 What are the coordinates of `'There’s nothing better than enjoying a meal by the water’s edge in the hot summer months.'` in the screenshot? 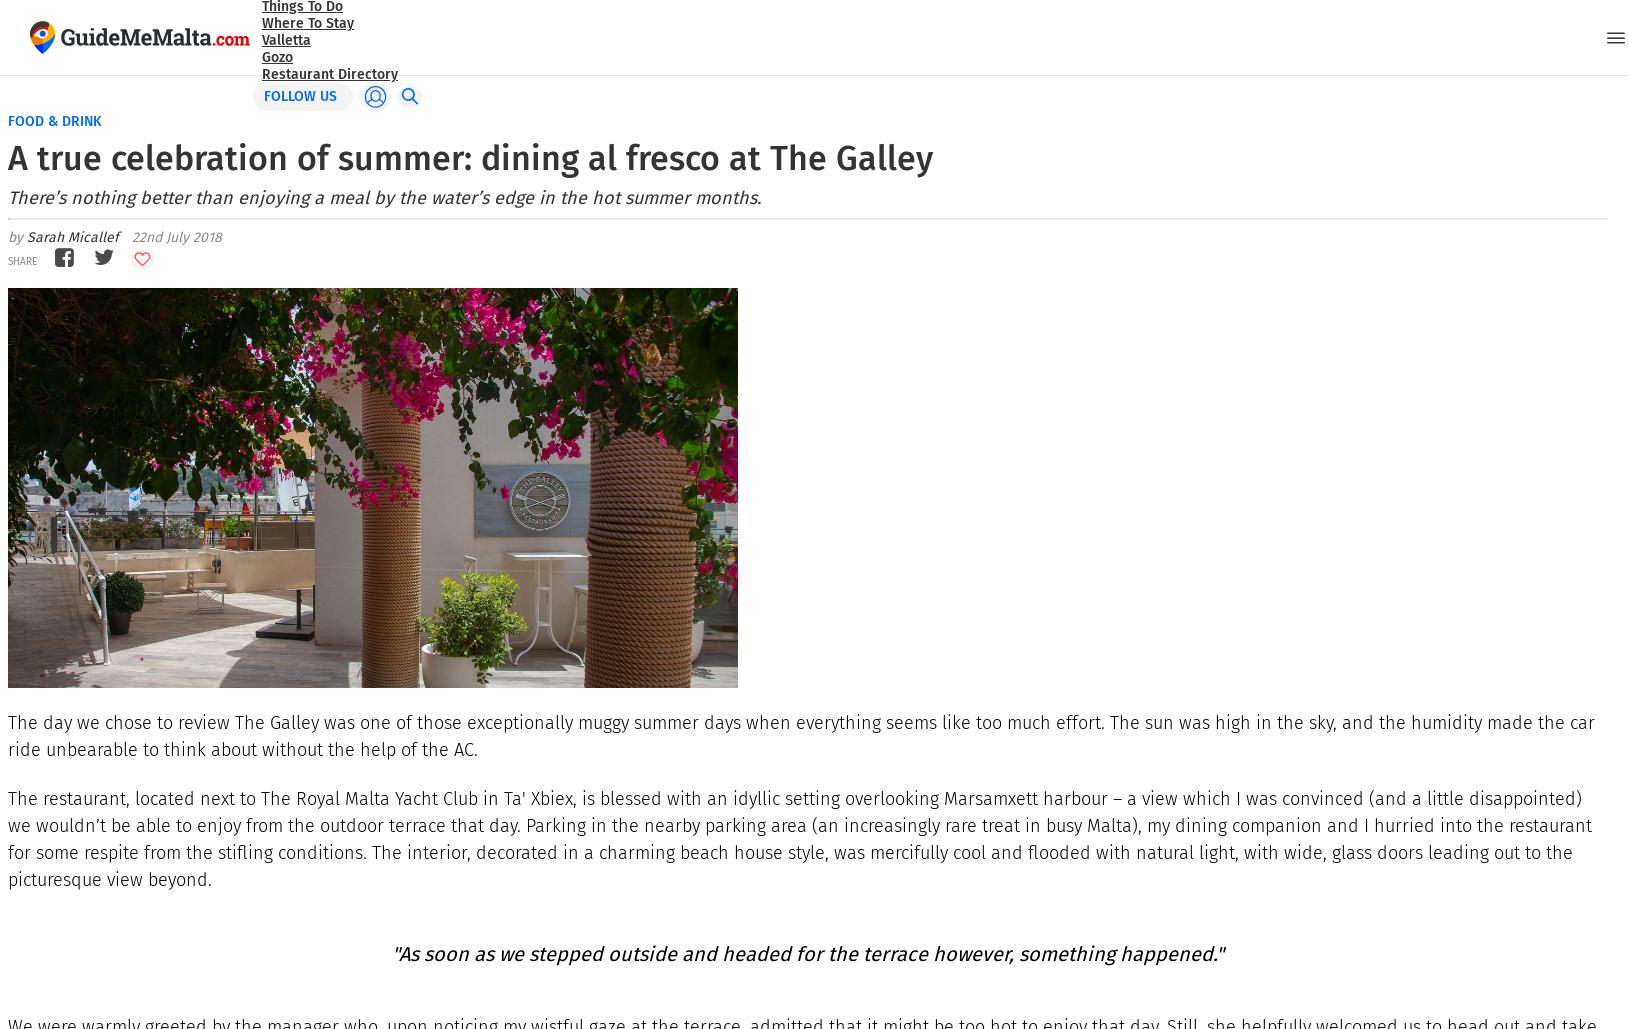 It's located at (6, 197).